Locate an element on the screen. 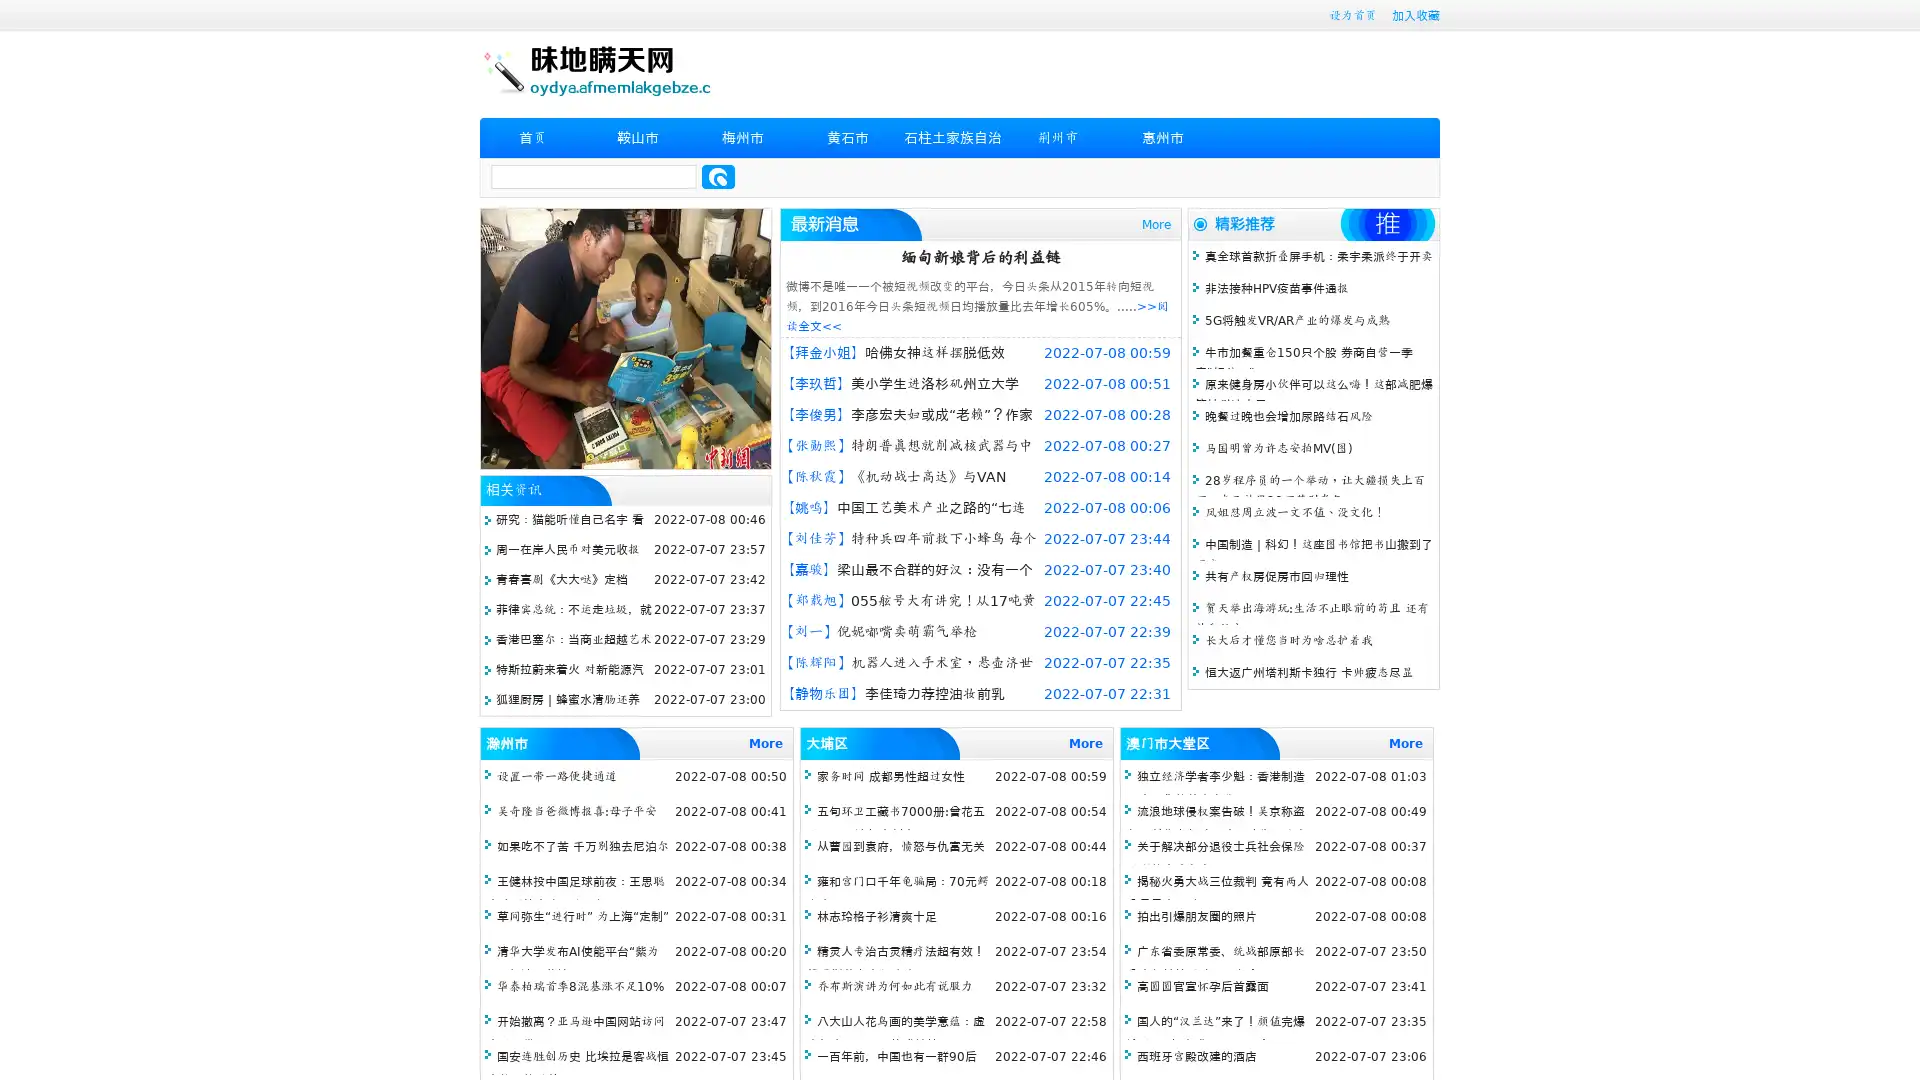 The image size is (1920, 1080). Search is located at coordinates (718, 176).